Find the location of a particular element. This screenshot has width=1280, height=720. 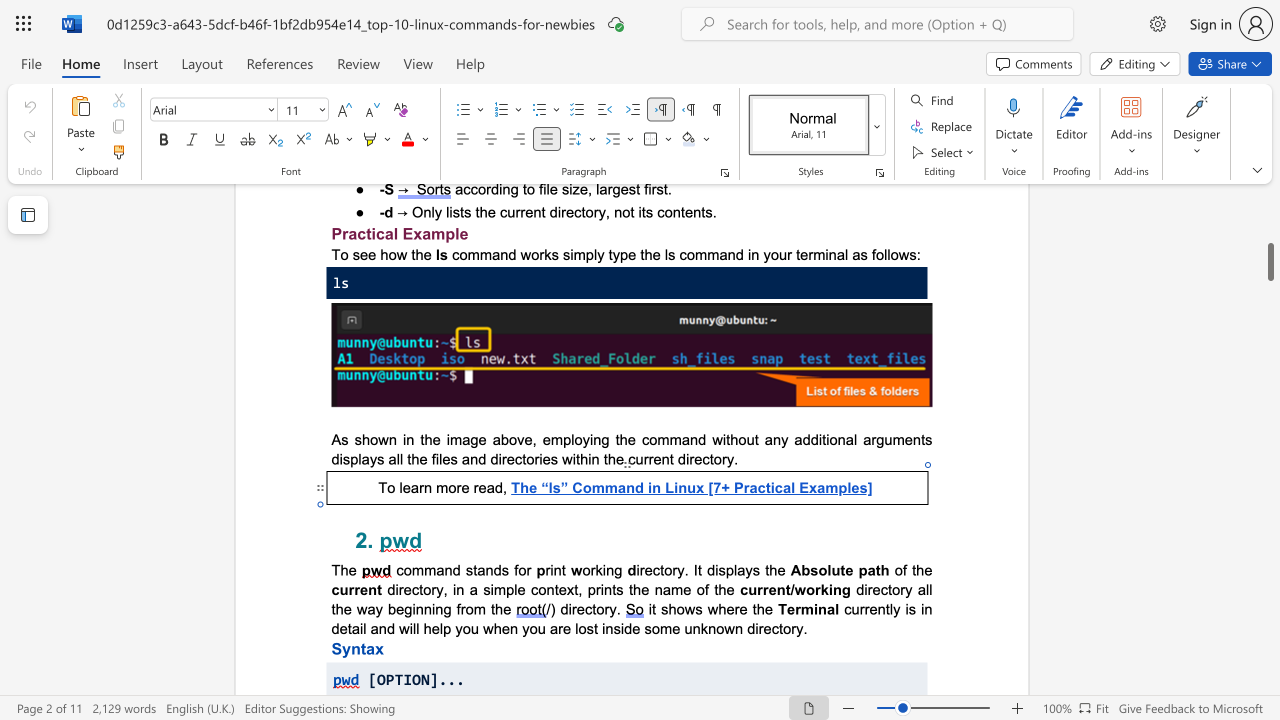

the 1th character "y" in the text is located at coordinates (373, 459).